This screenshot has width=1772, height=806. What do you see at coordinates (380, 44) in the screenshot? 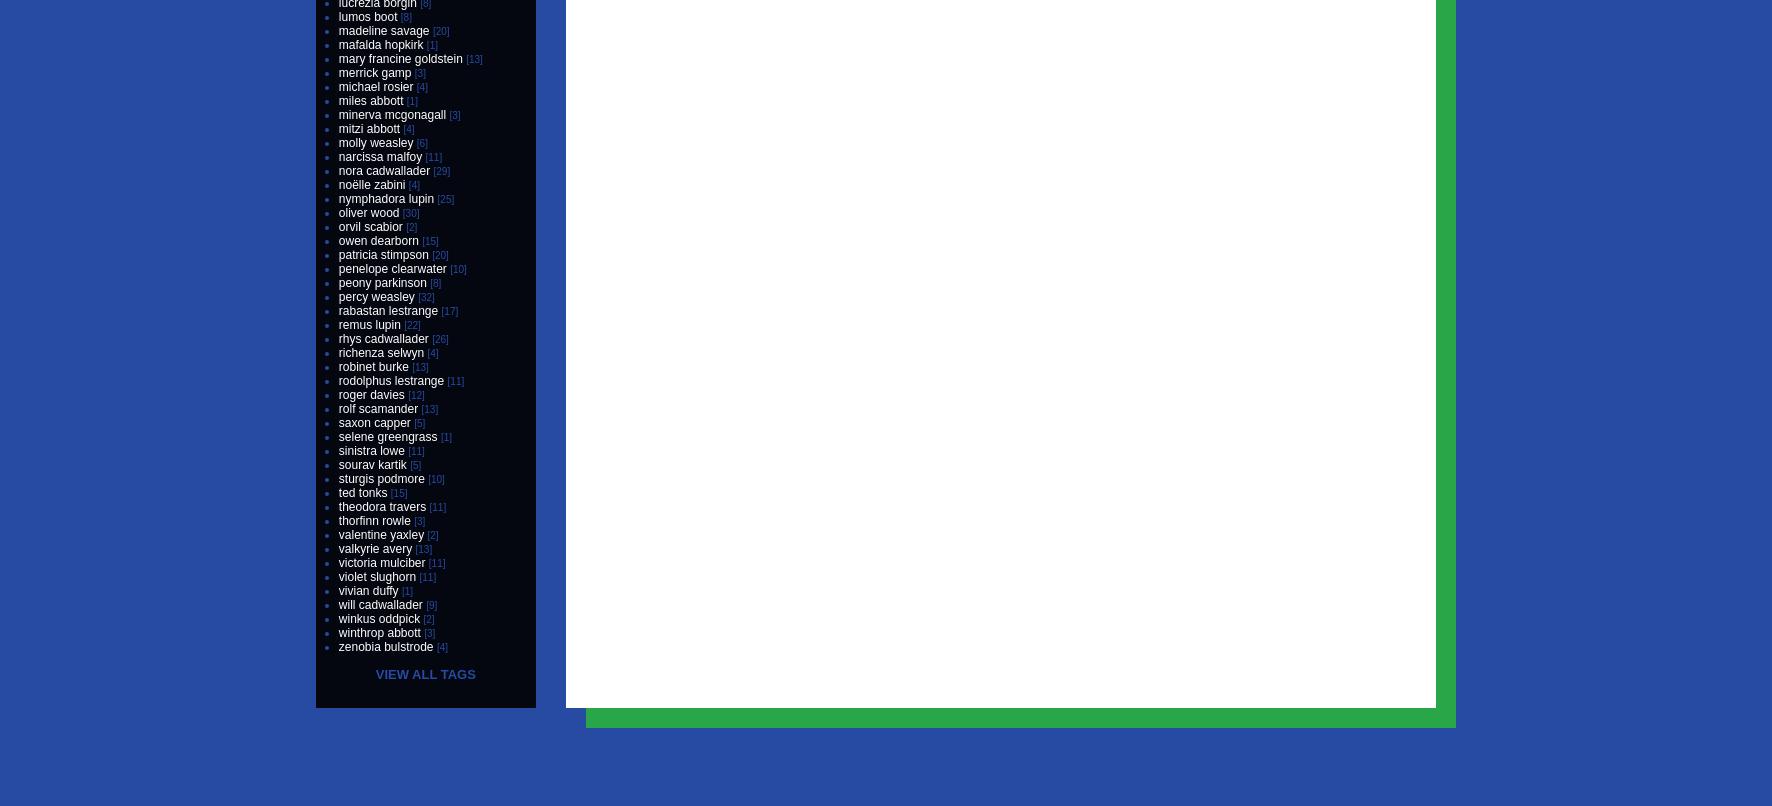
I see `'mafalda hopkirk'` at bounding box center [380, 44].